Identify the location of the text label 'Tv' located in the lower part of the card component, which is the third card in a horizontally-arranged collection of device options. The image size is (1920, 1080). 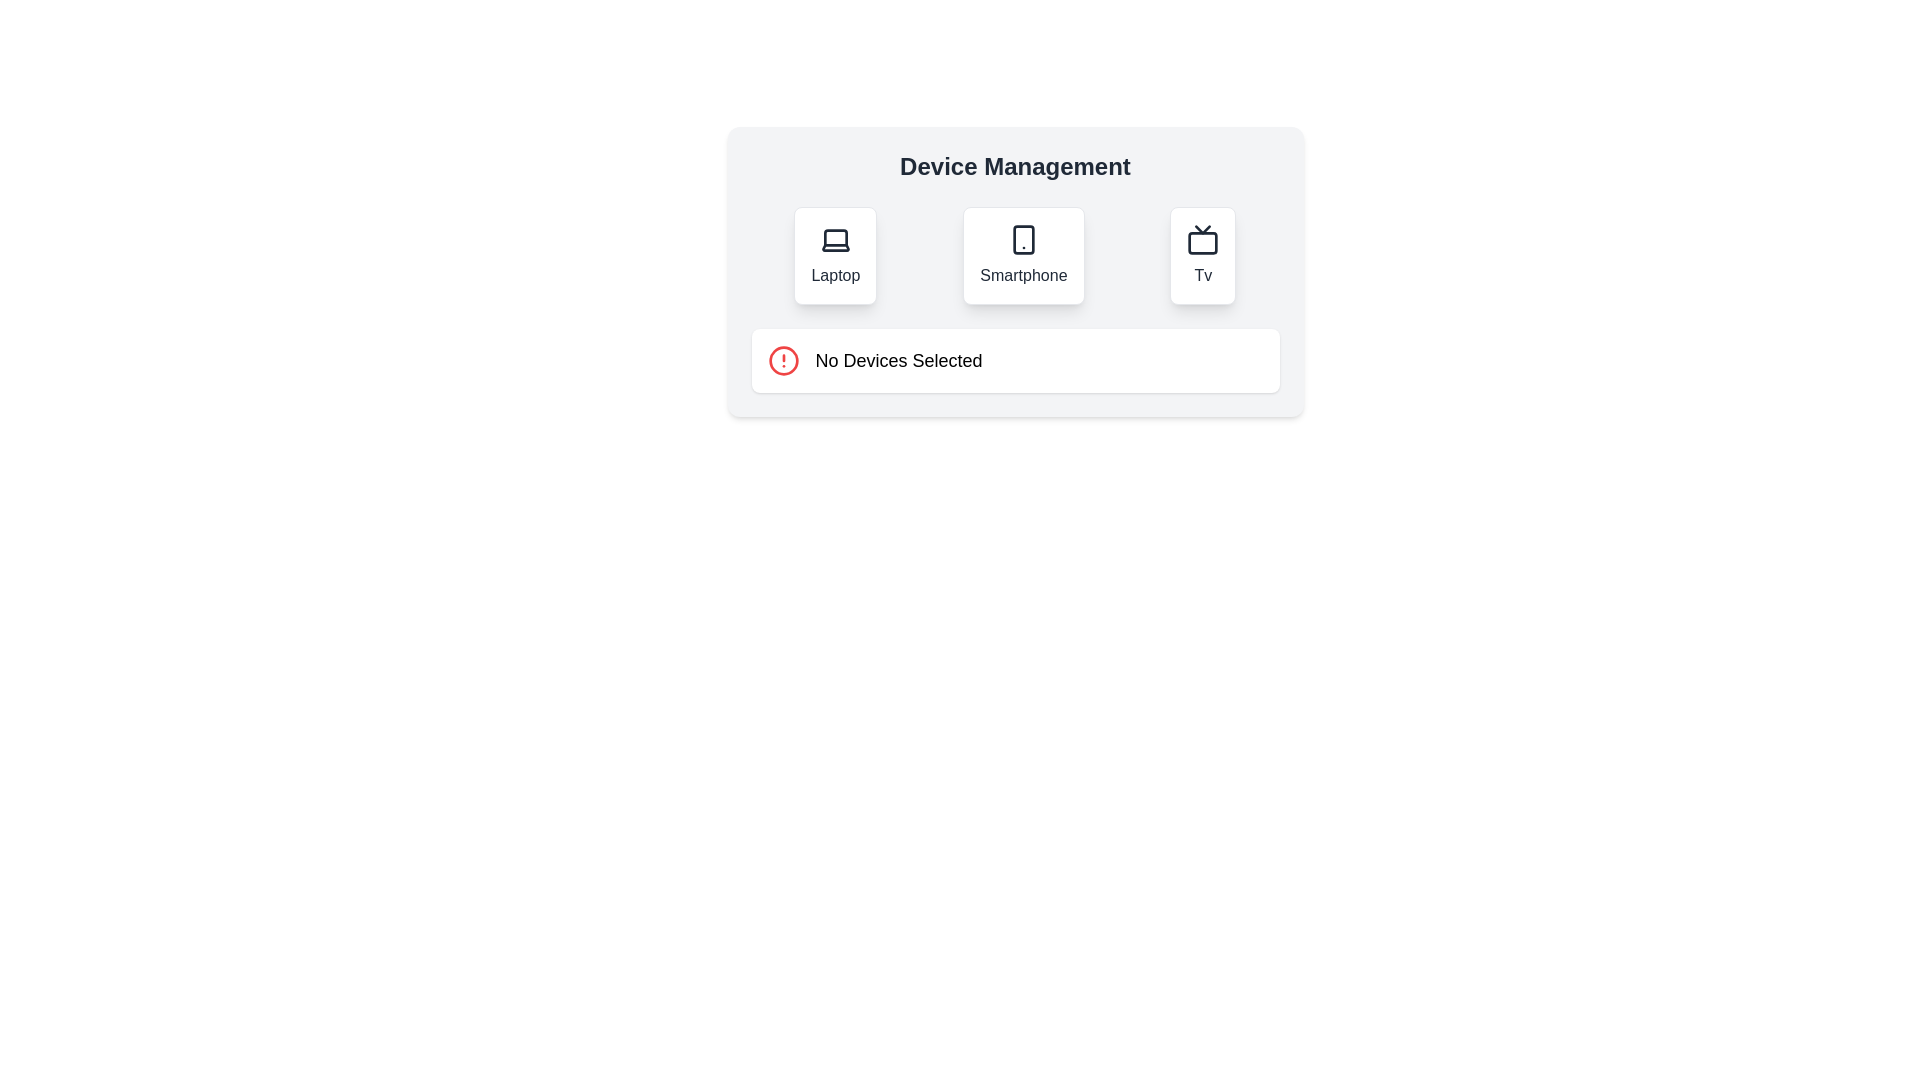
(1202, 276).